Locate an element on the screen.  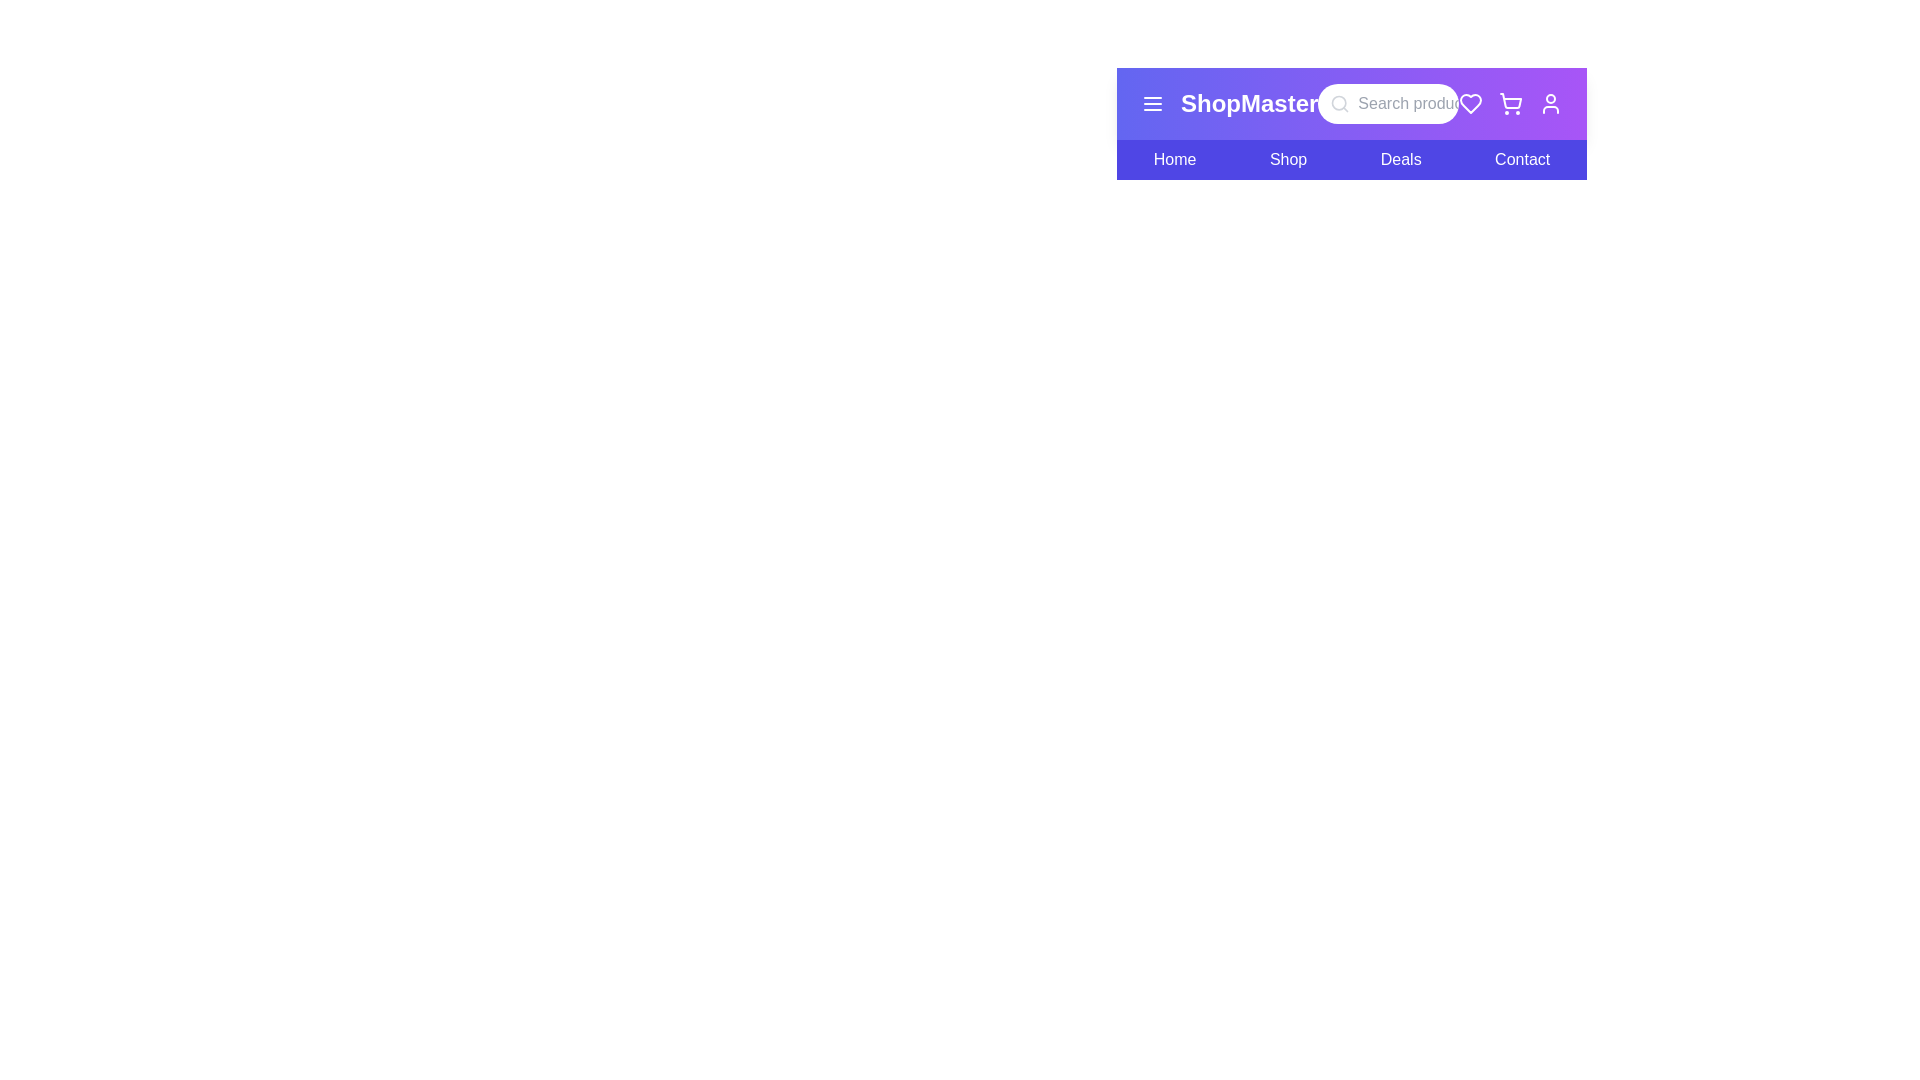
the shopping cart icon in the navigation bar is located at coordinates (1511, 104).